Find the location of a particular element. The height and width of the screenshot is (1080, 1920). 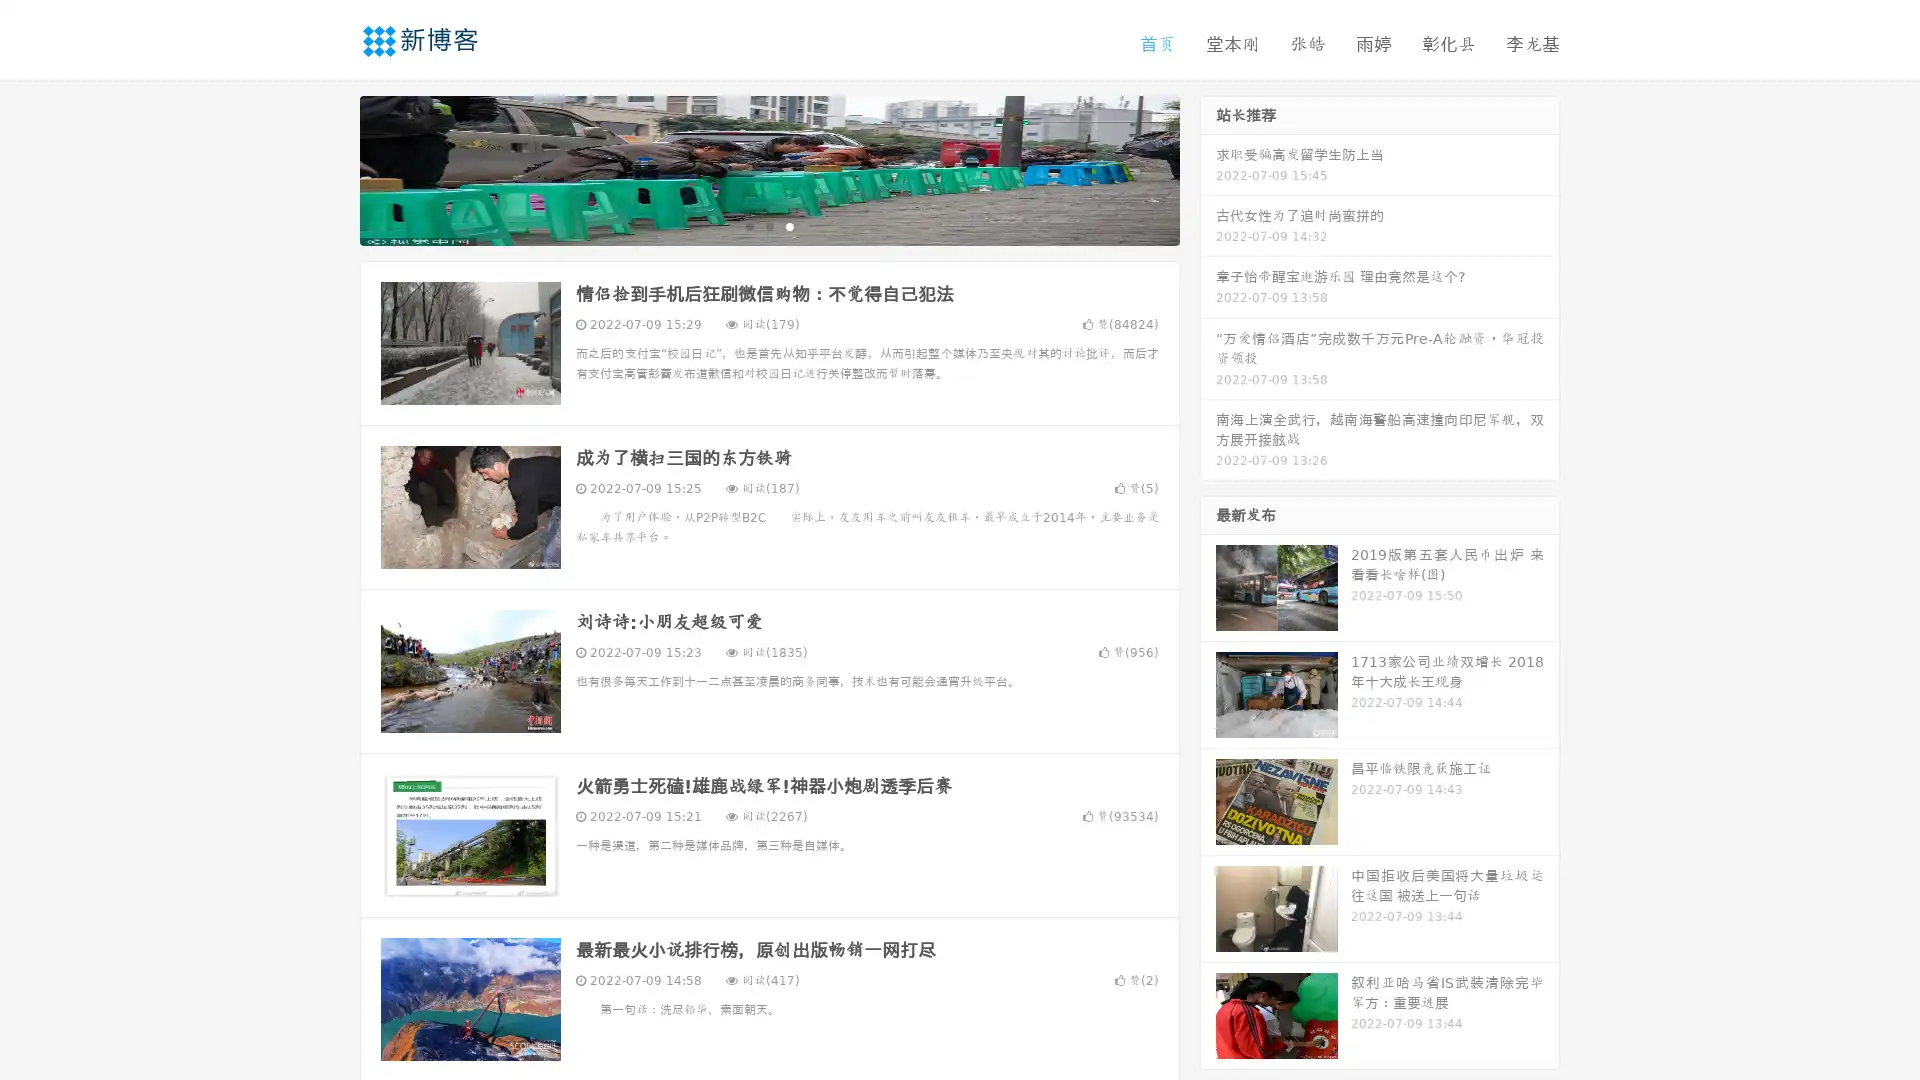

Previous slide is located at coordinates (330, 168).